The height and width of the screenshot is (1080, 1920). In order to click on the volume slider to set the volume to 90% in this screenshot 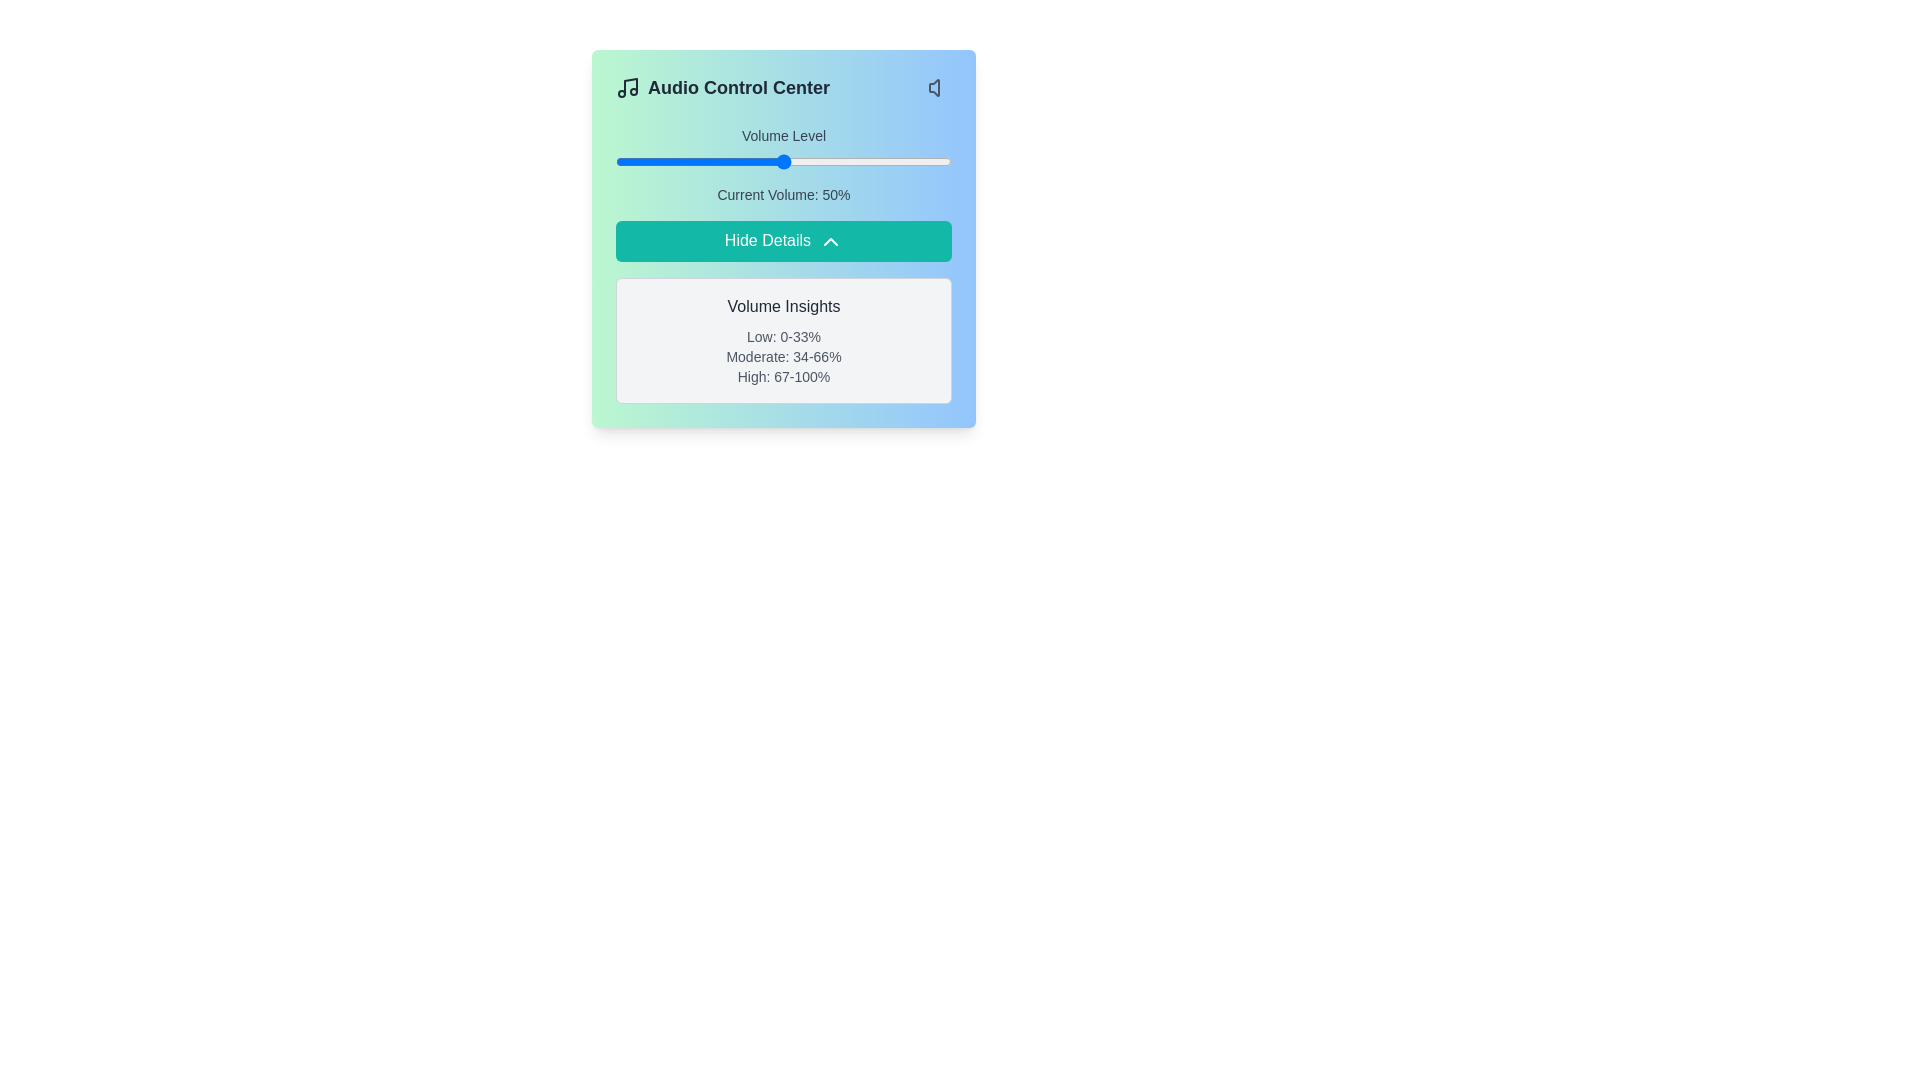, I will do `click(917, 161)`.